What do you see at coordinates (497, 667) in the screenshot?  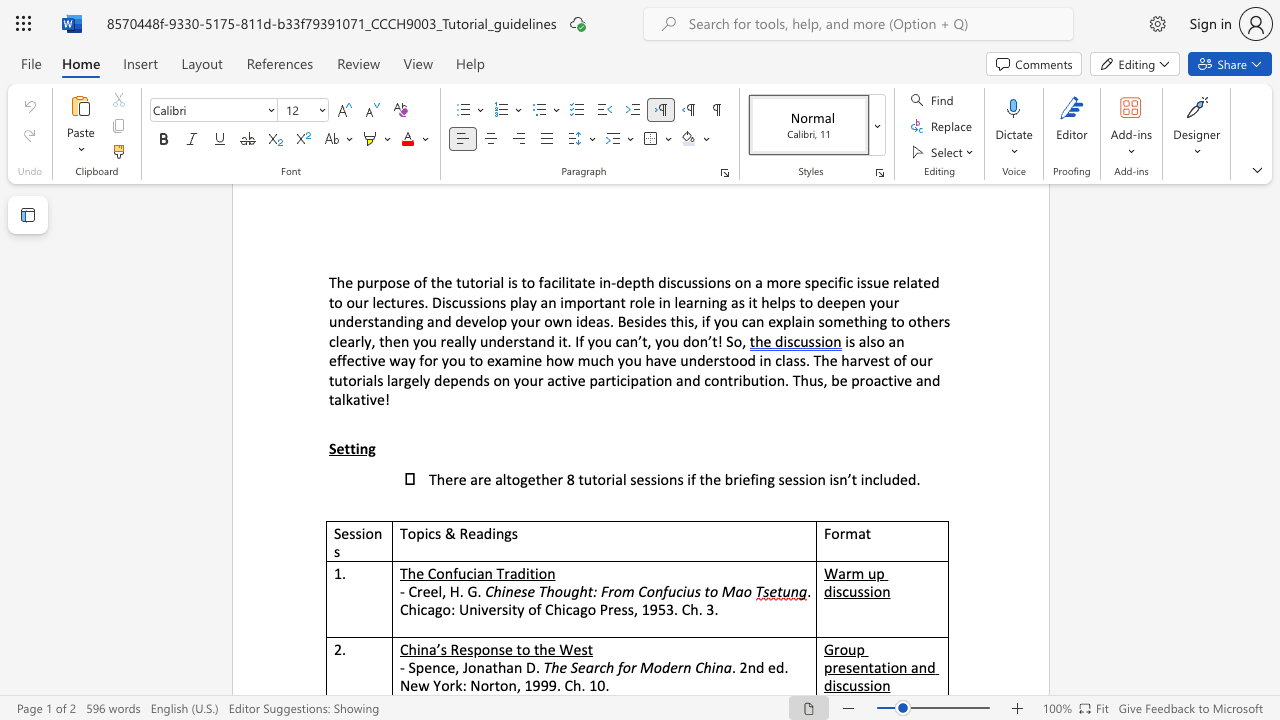 I see `the subset text "ha" within the text "- Spence, Jonathan D."` at bounding box center [497, 667].